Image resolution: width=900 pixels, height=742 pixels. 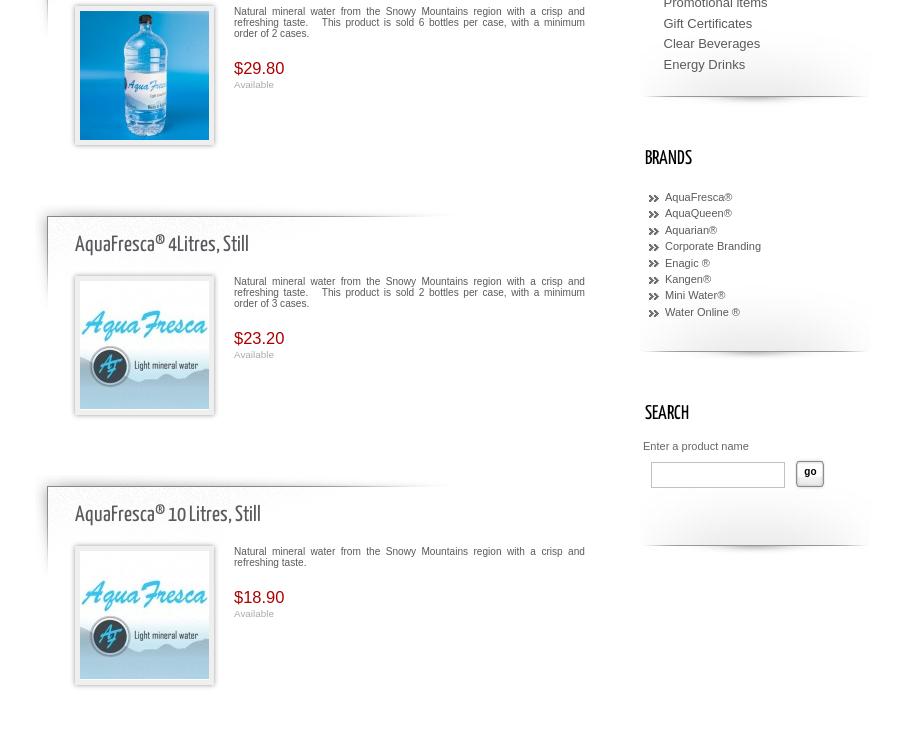 I want to click on 'Water Online ®', so click(x=665, y=310).